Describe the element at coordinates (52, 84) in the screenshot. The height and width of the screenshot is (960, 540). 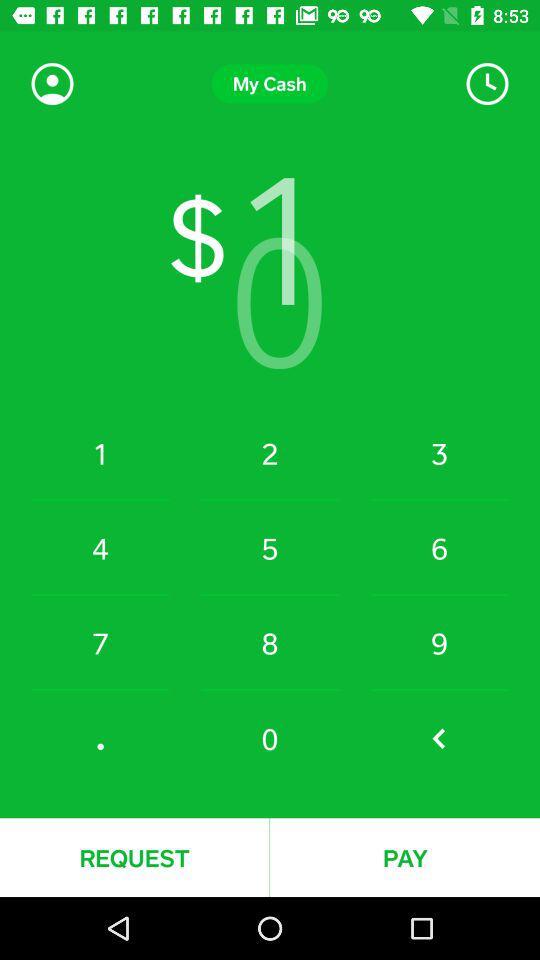
I see `the avatar icon` at that location.